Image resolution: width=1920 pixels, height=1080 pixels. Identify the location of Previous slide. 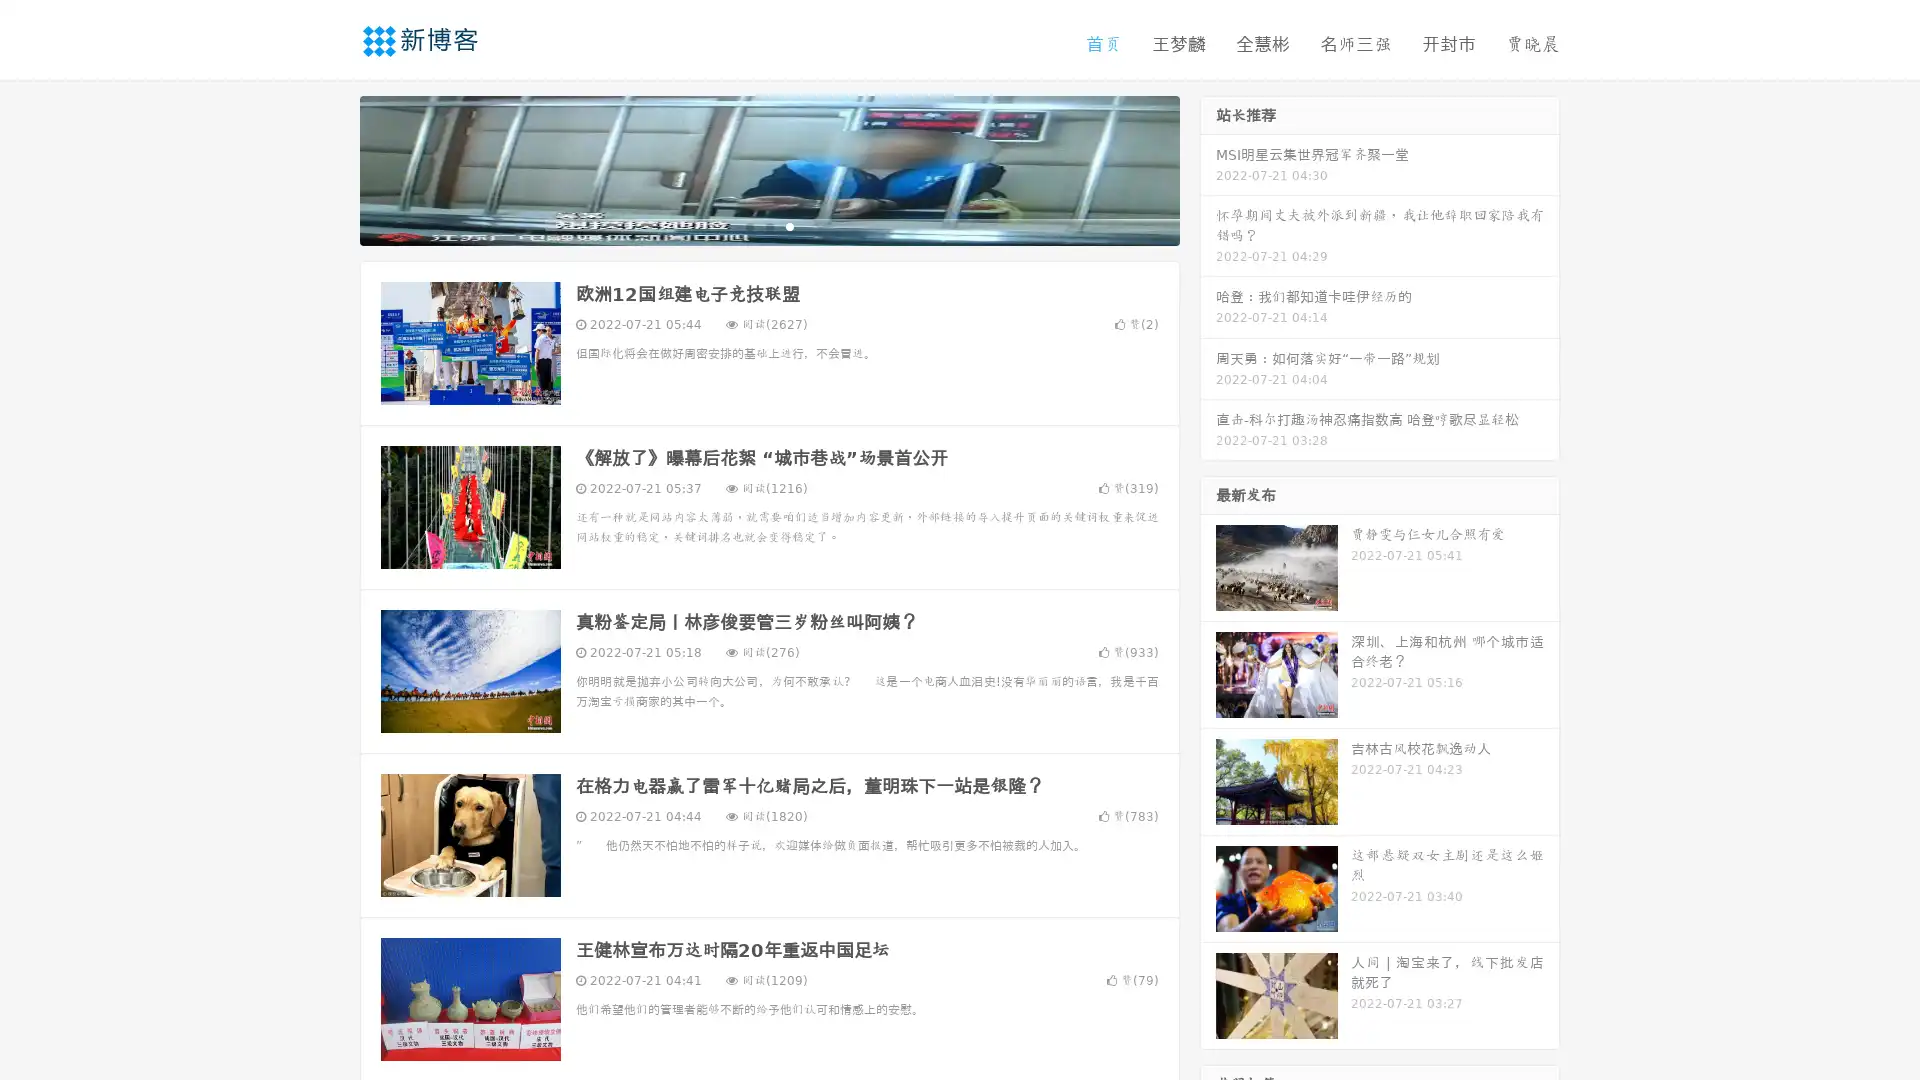
(330, 168).